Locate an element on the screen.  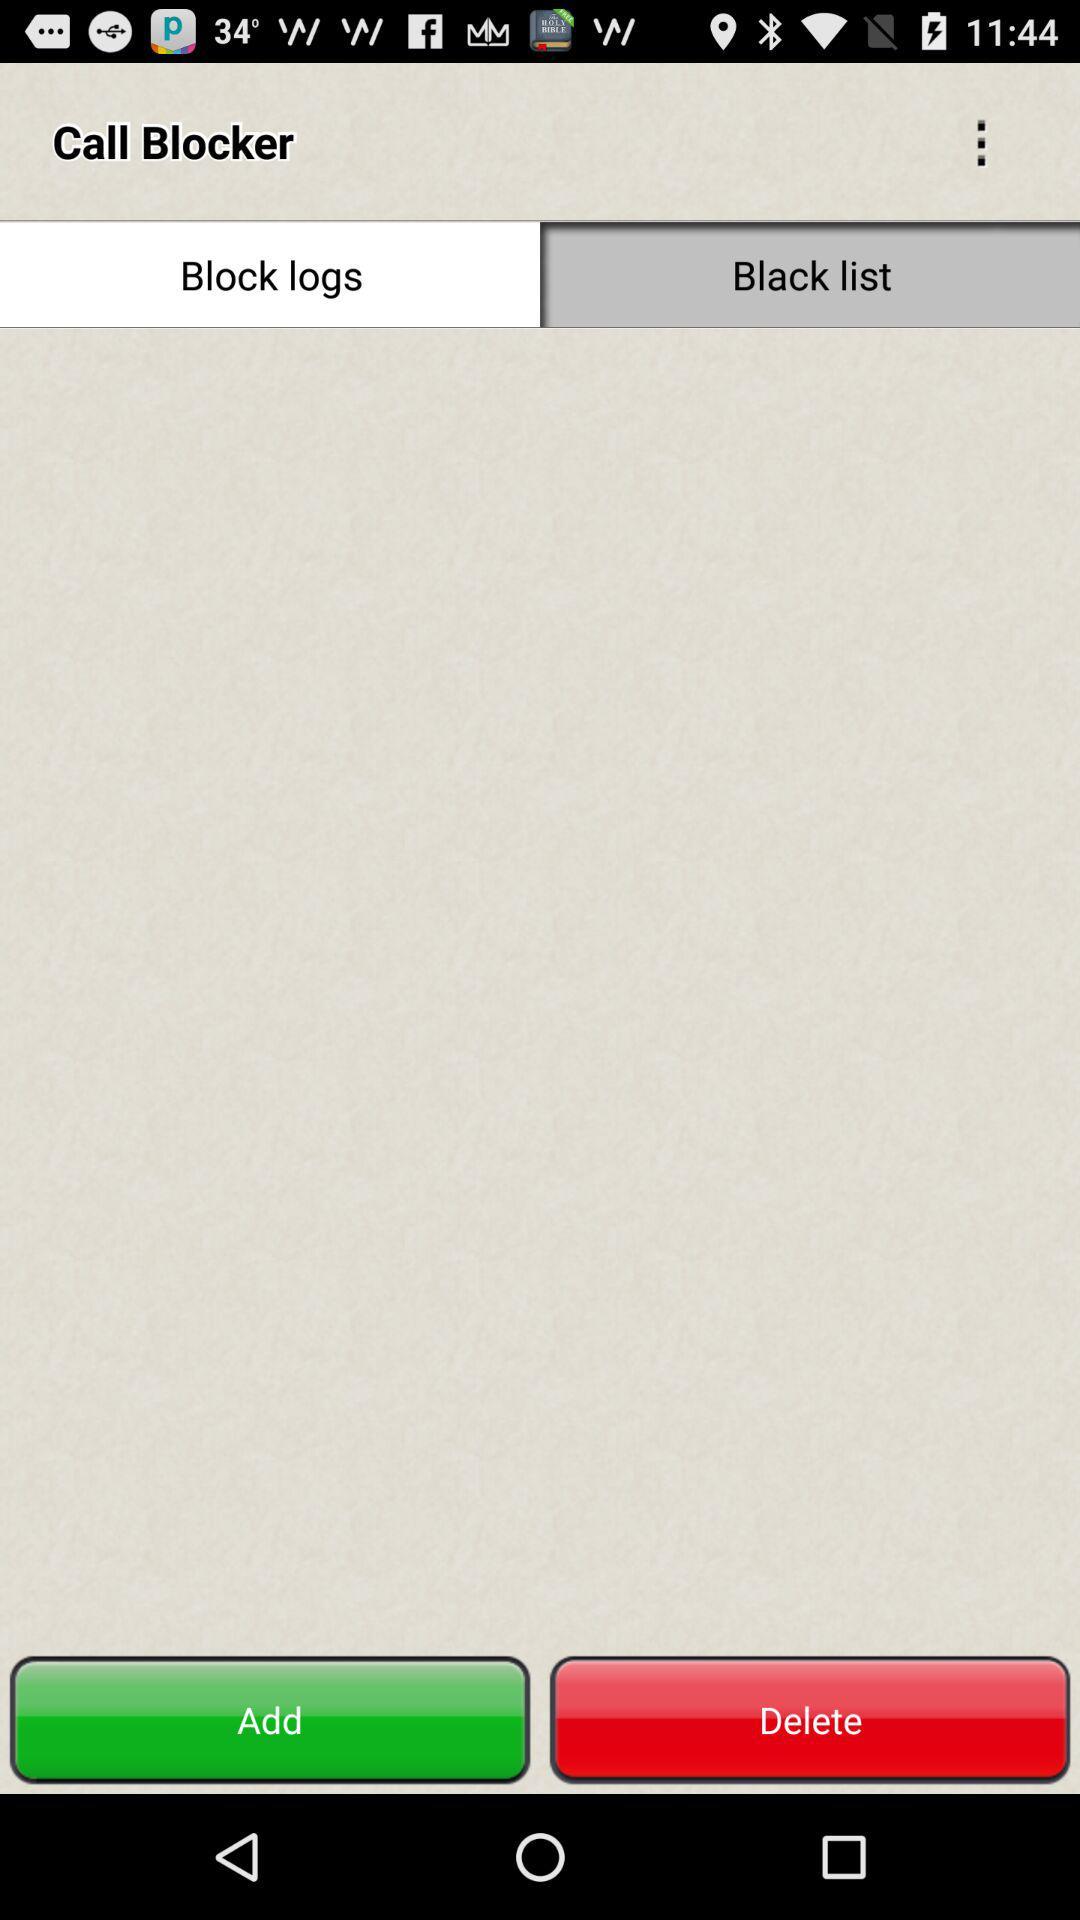
delete is located at coordinates (810, 1719).